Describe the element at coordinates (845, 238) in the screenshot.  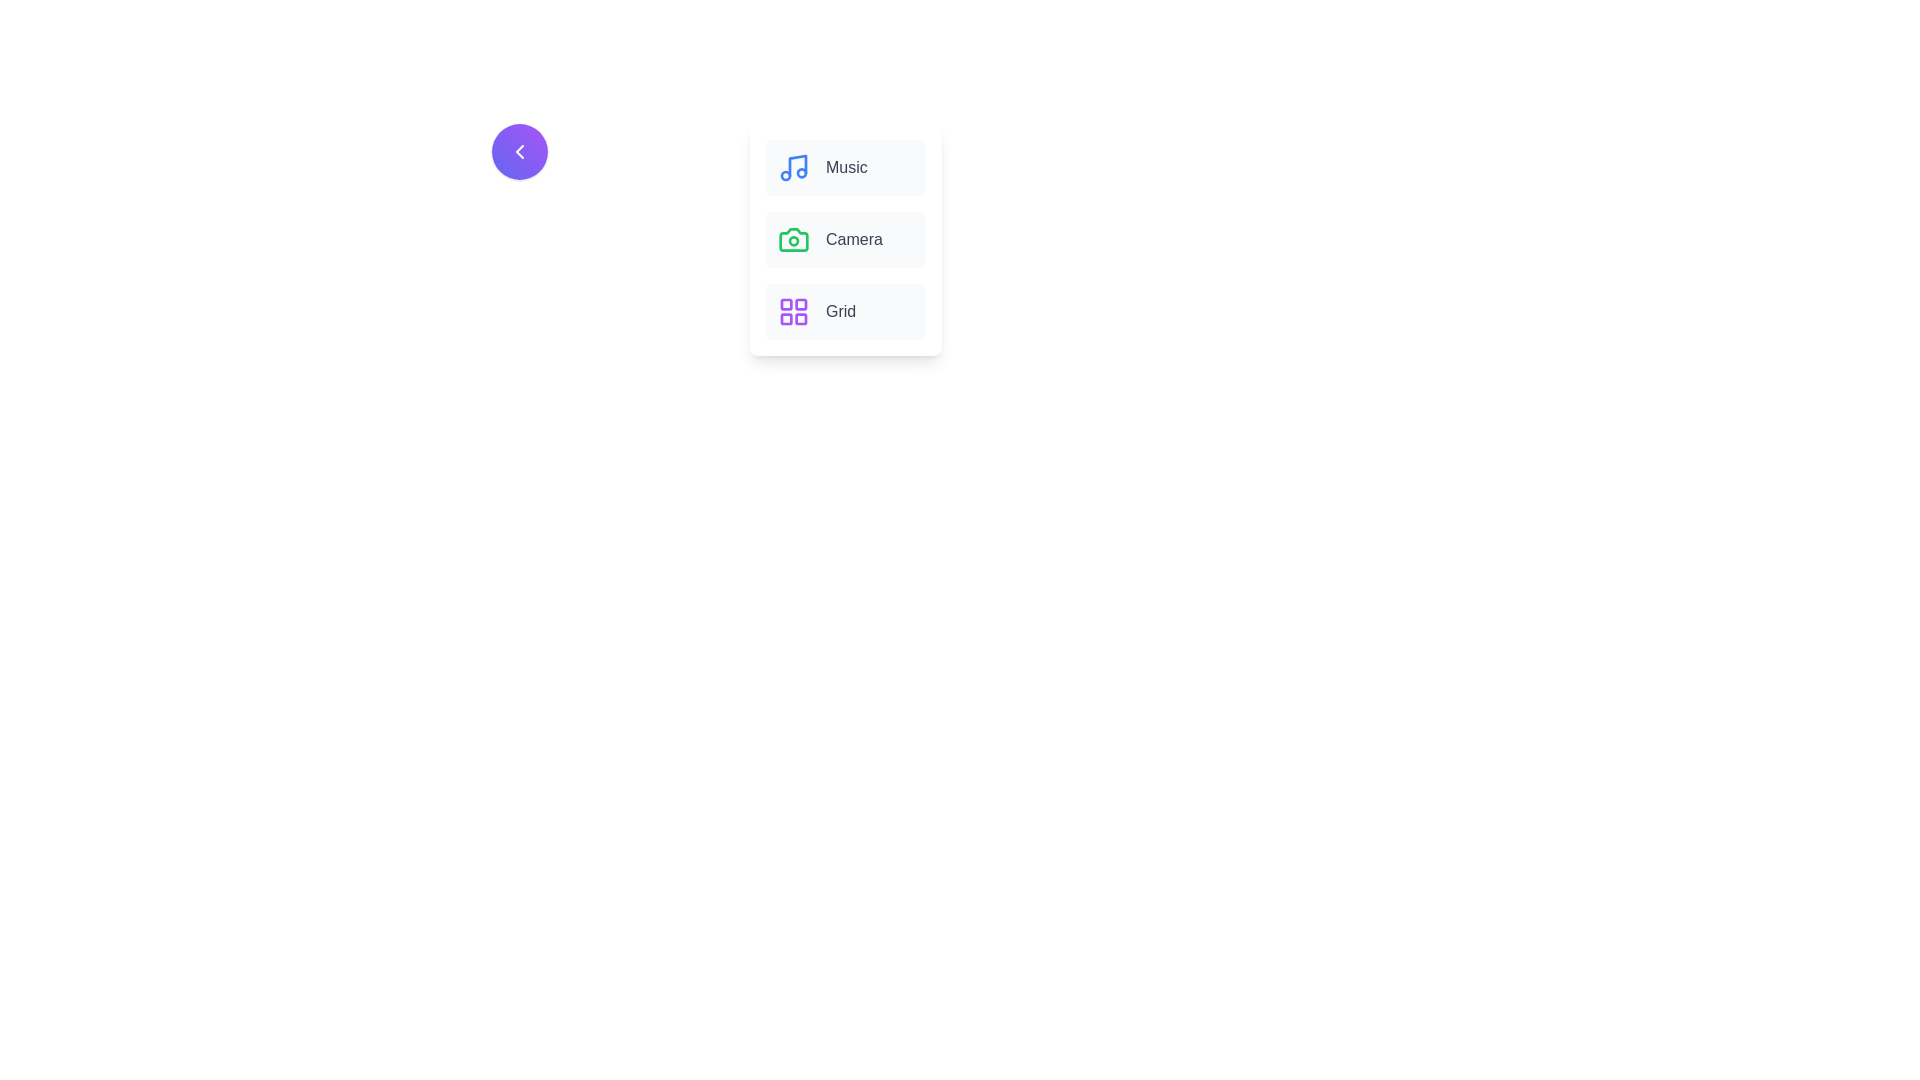
I see `the menu item labeled Camera to see its hover effect` at that location.